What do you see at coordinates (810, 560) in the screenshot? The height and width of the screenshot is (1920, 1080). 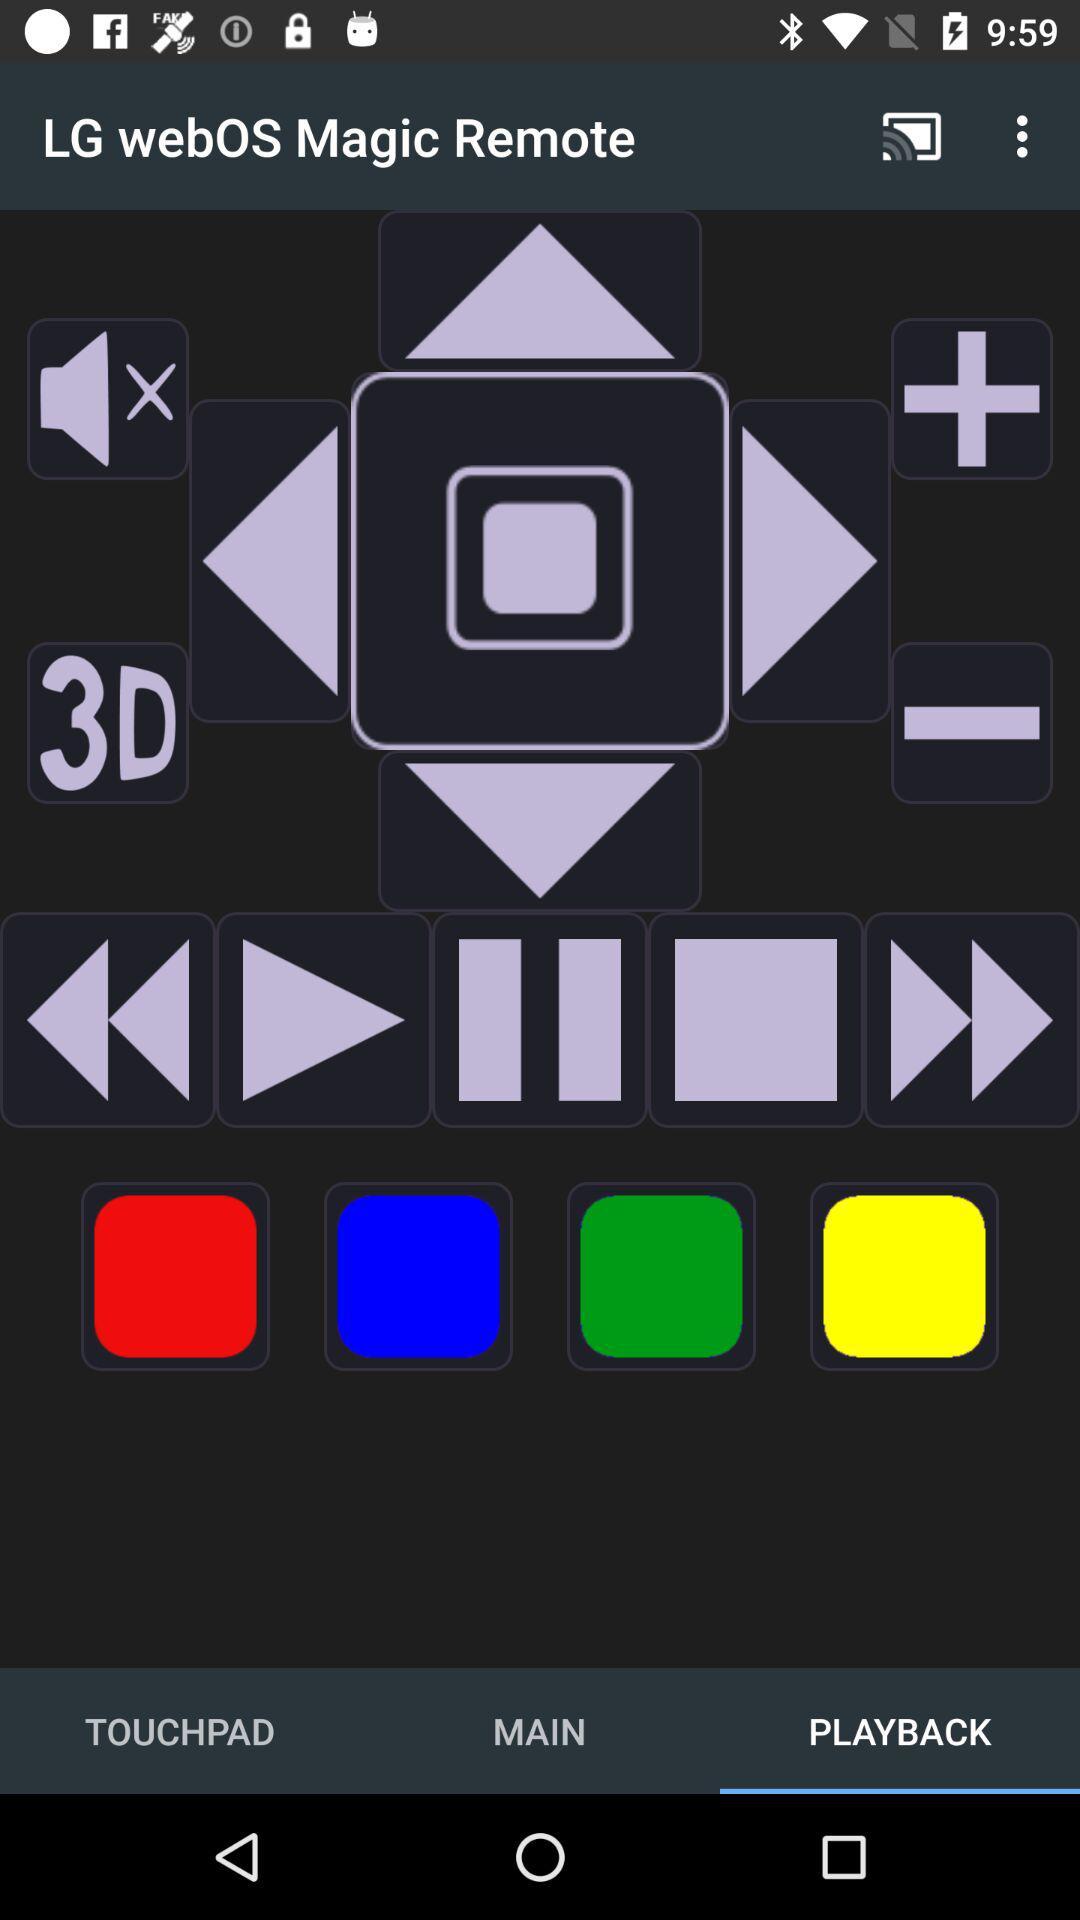 I see `the play icon` at bounding box center [810, 560].